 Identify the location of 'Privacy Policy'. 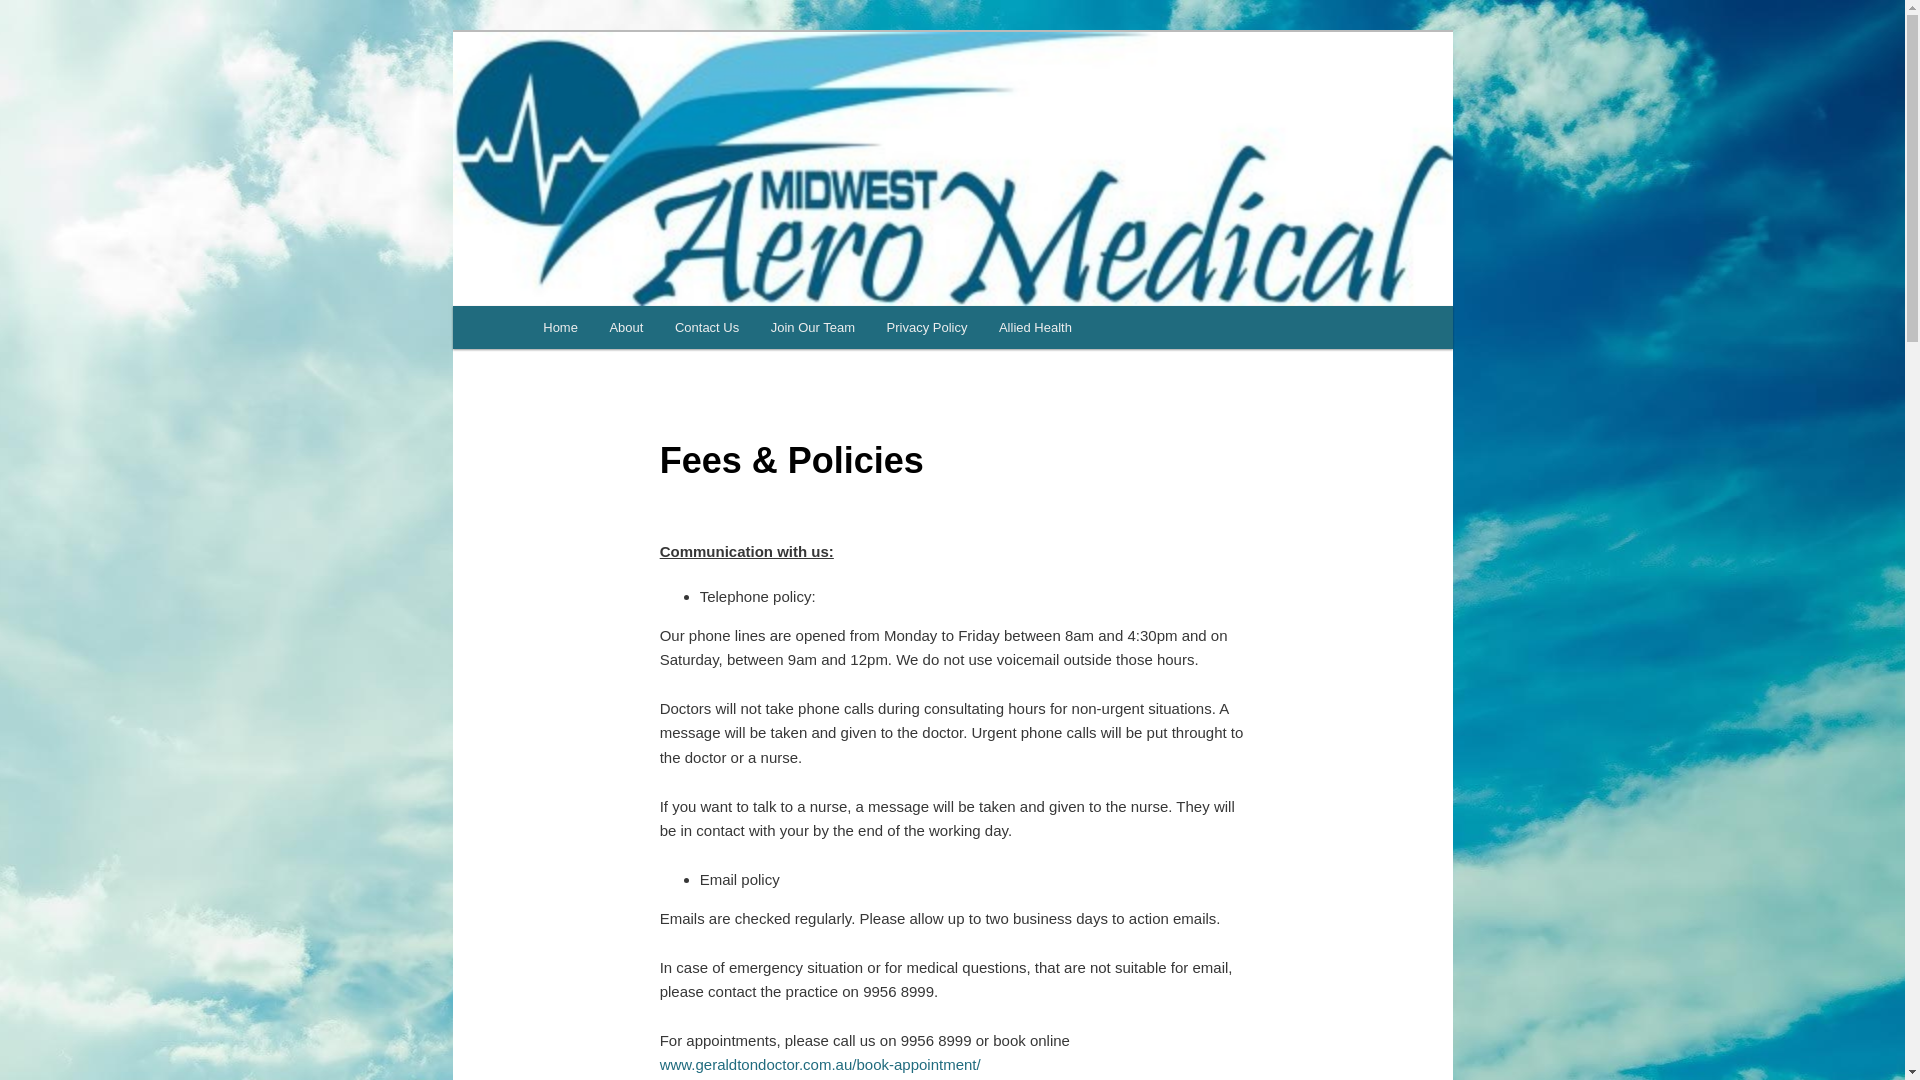
(870, 326).